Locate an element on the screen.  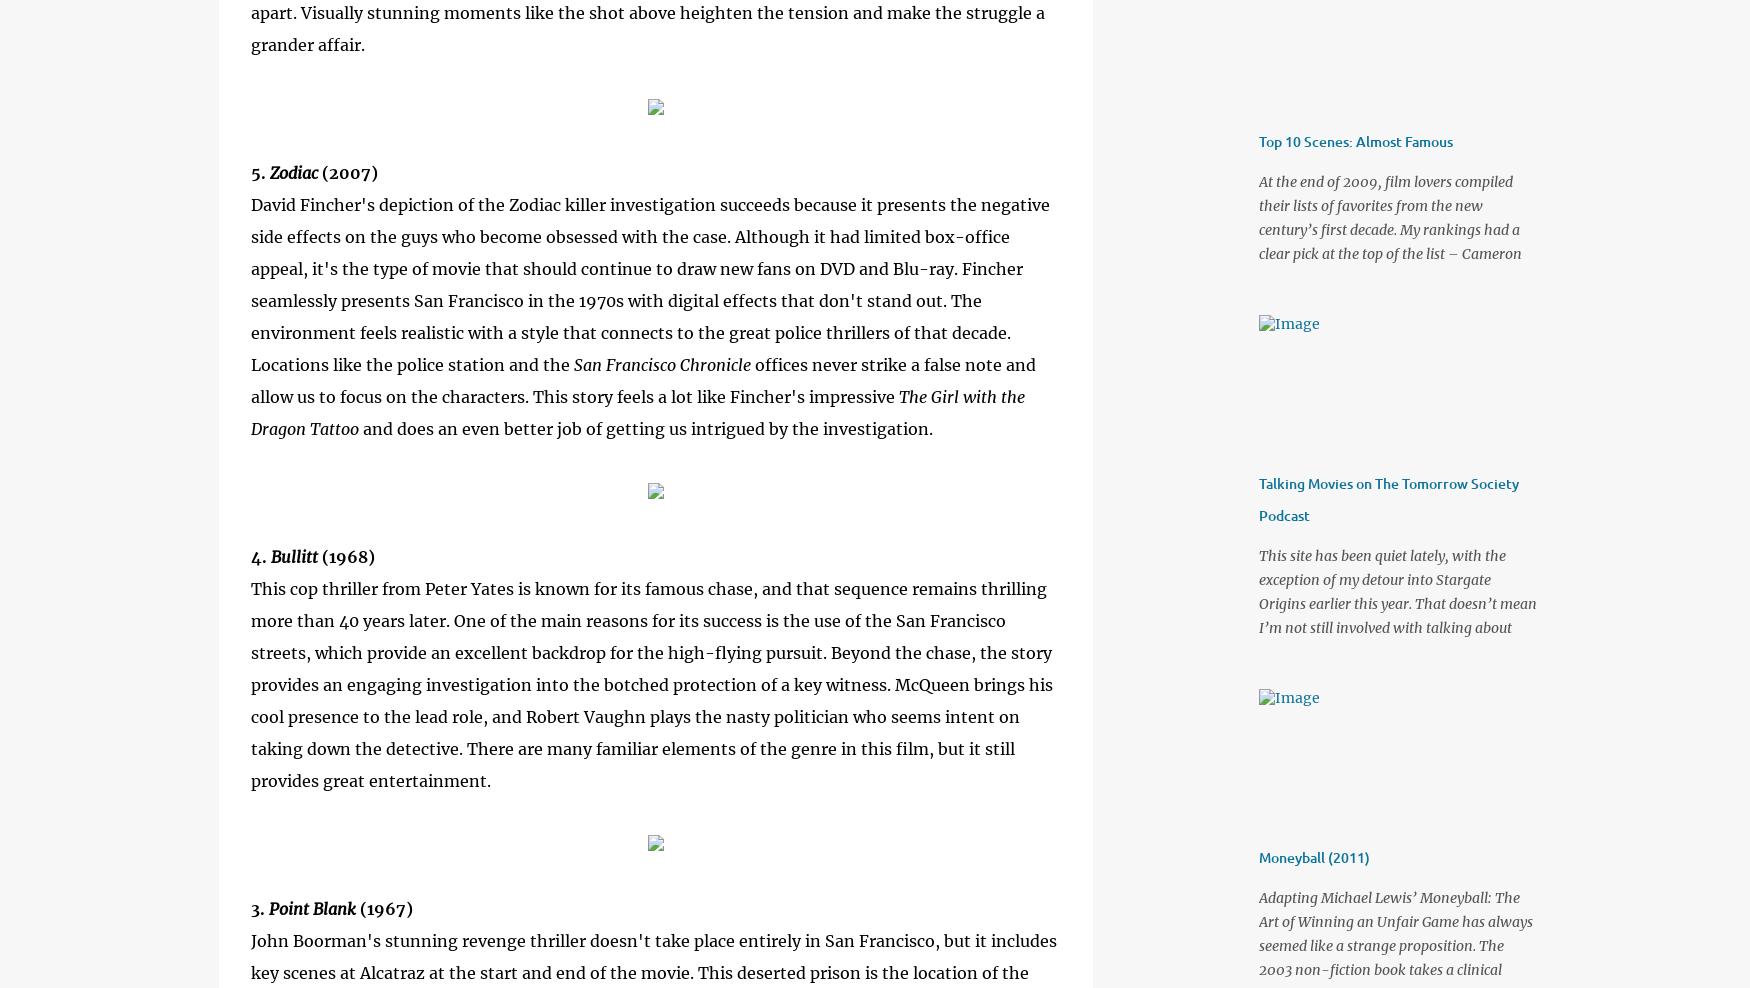
'(1968)' is located at coordinates (317, 557).